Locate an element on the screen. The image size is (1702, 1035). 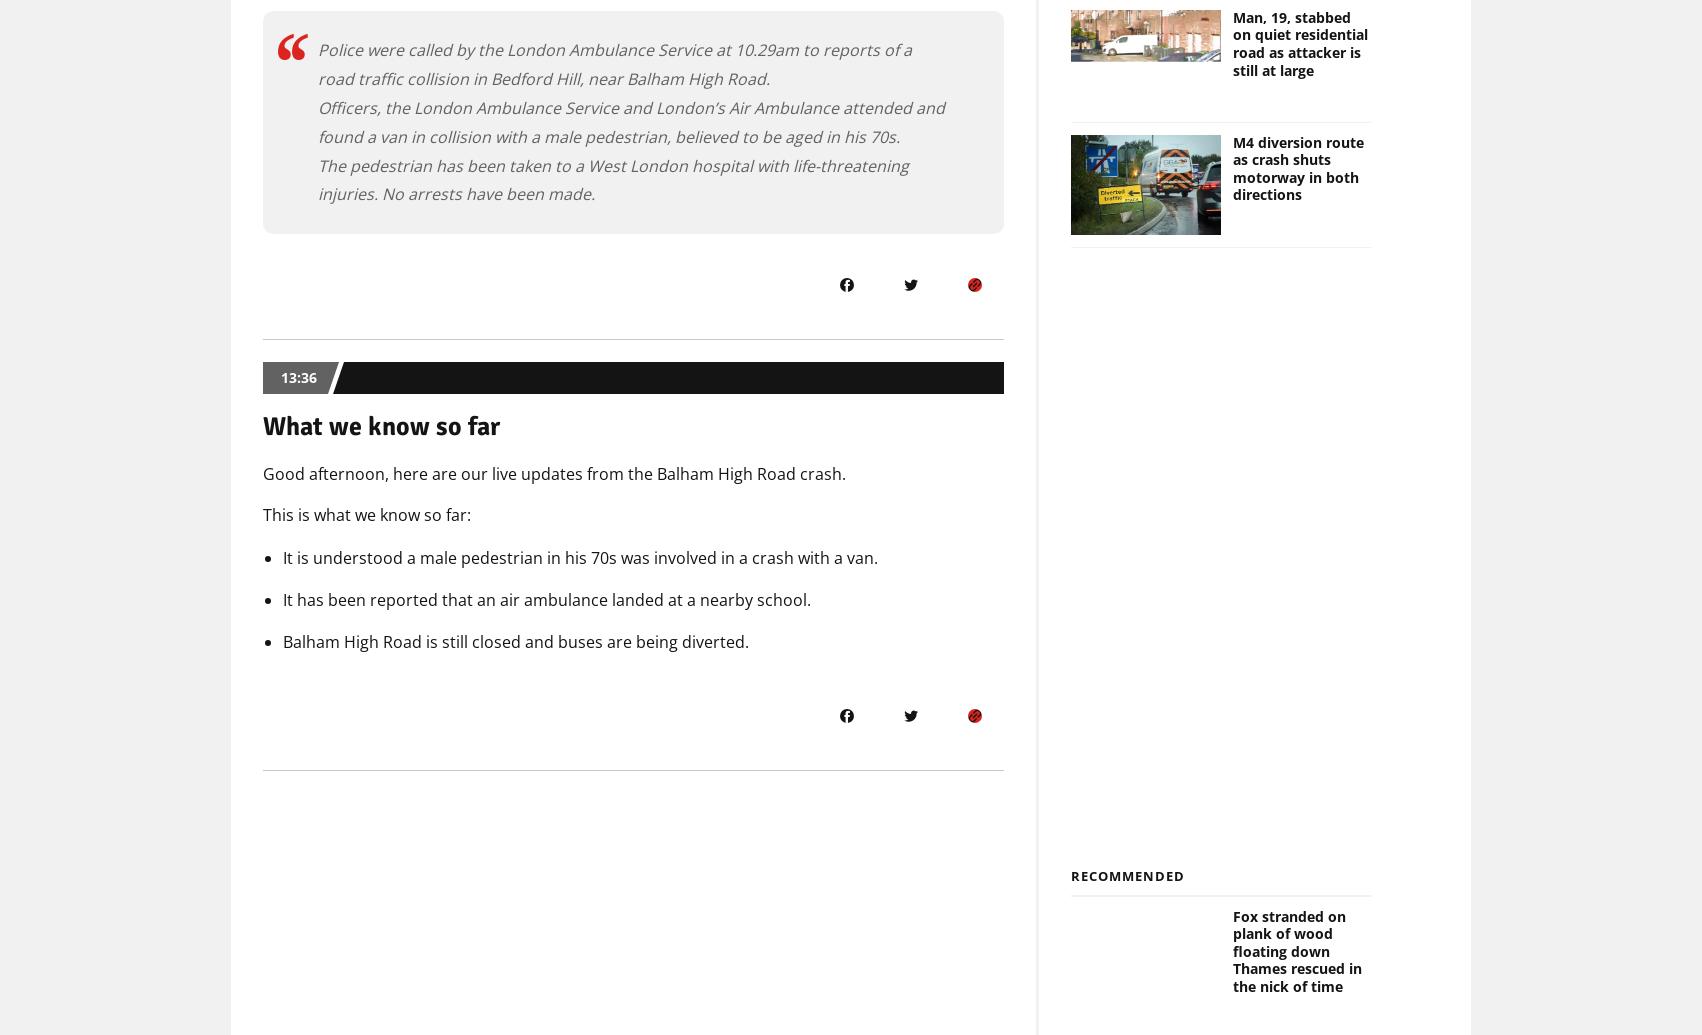
'This is what we know so far:' is located at coordinates (366, 513).